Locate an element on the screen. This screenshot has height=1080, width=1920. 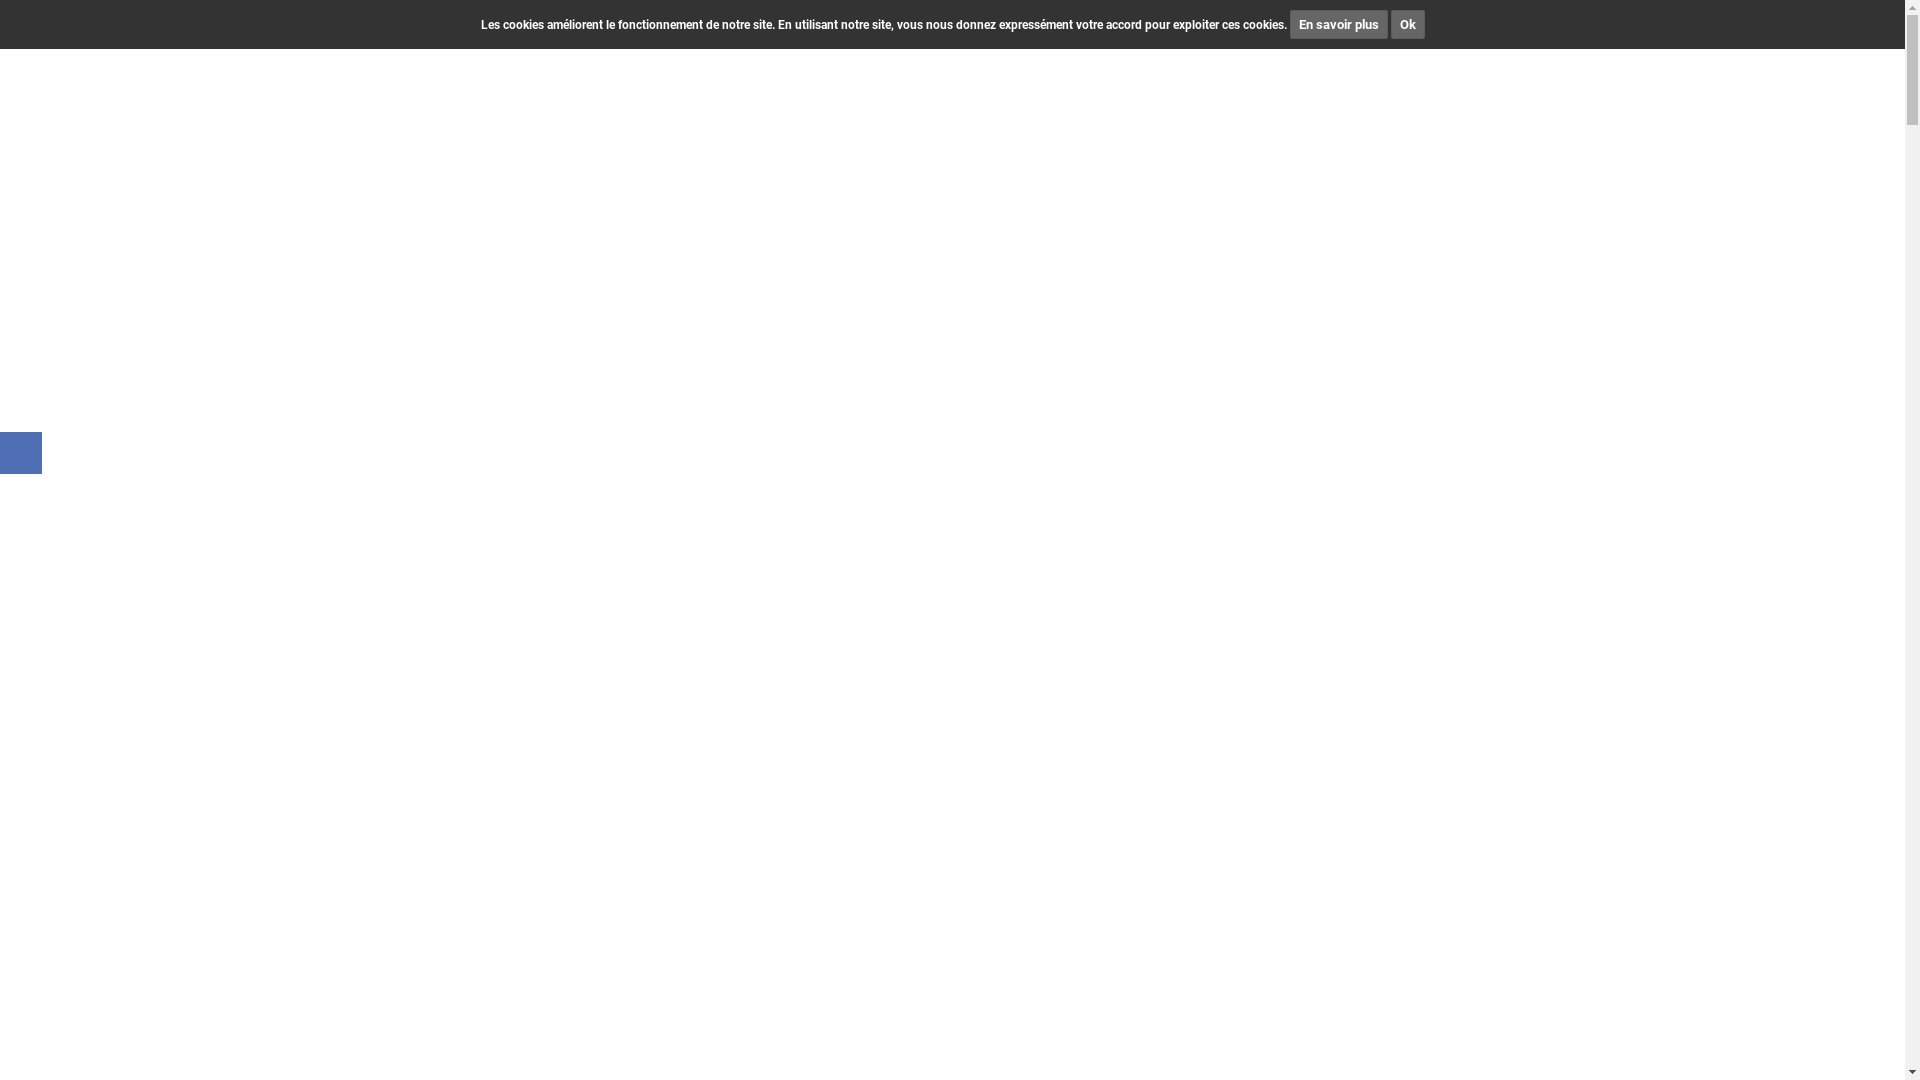
'Page Facebook de CIM Immobilier' is located at coordinates (0, 452).